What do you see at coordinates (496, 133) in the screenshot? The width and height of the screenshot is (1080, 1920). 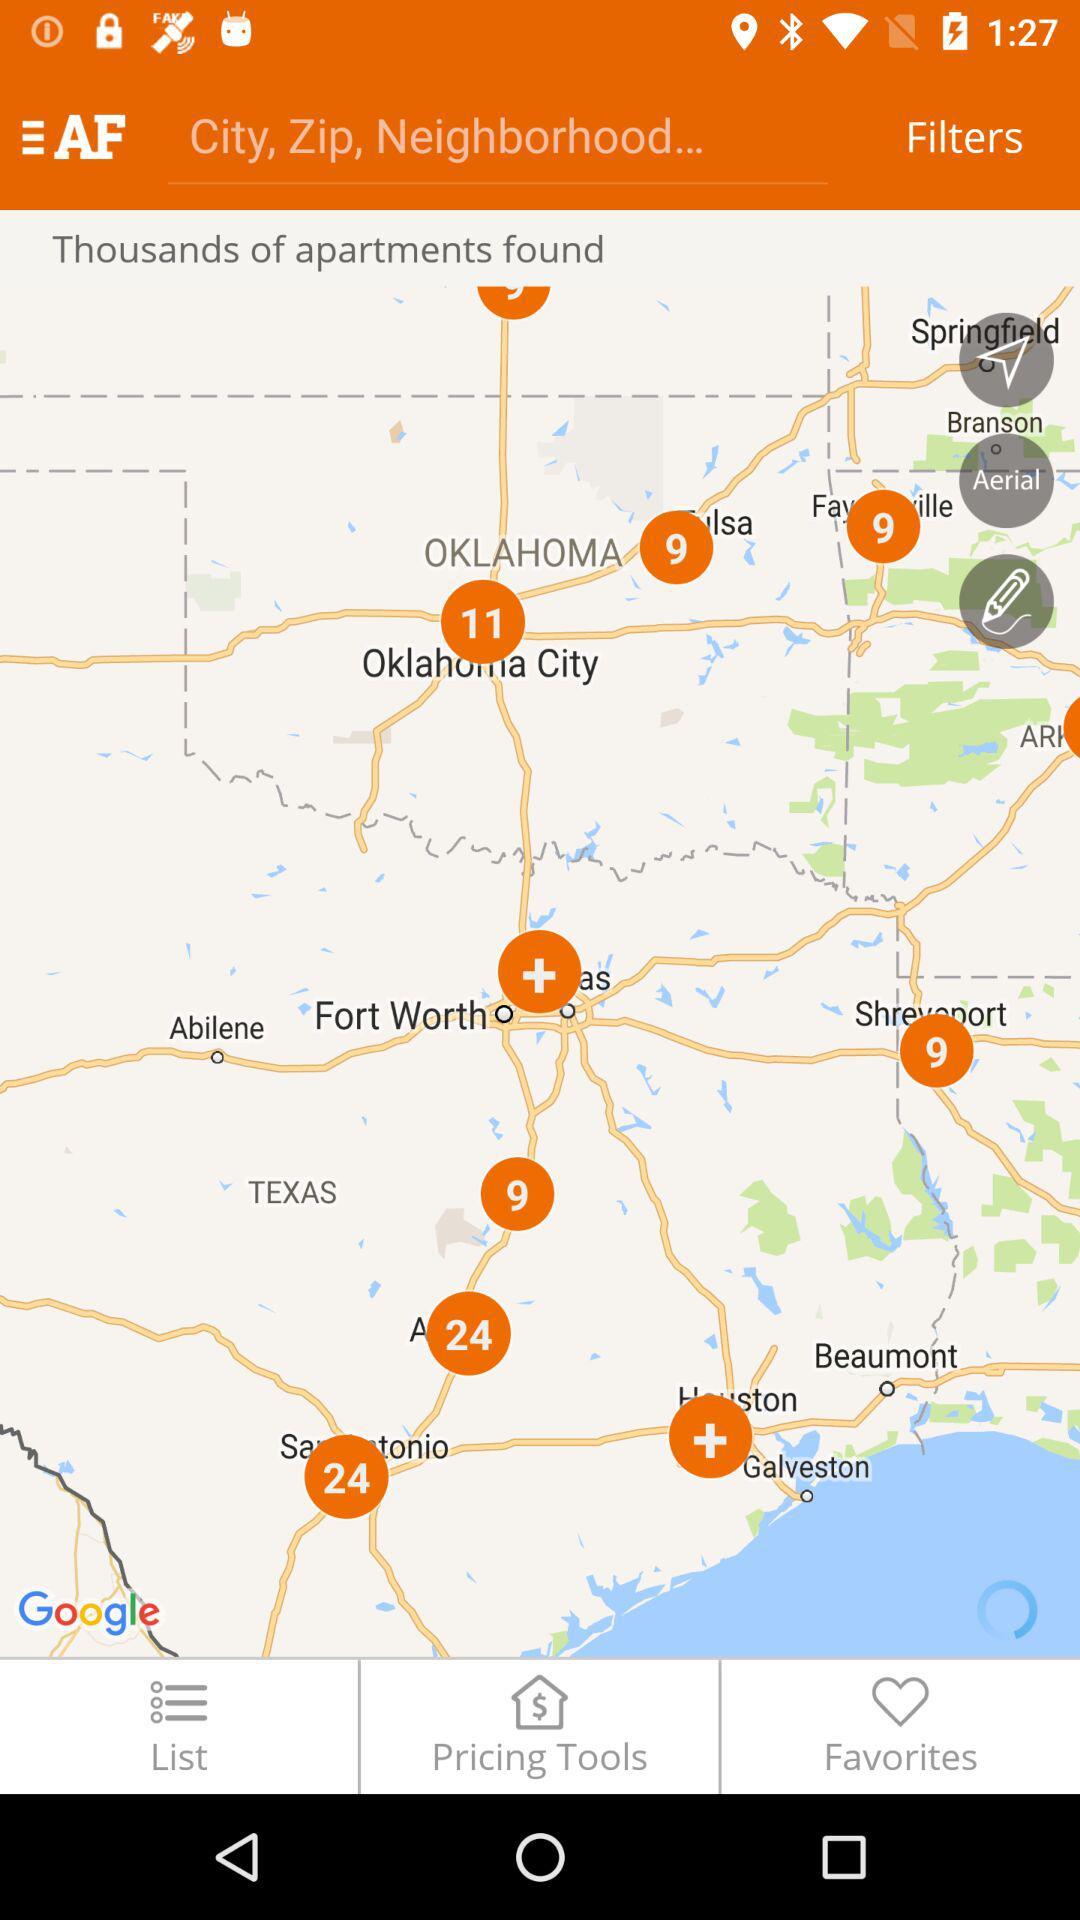 I see `the item next to filters icon` at bounding box center [496, 133].